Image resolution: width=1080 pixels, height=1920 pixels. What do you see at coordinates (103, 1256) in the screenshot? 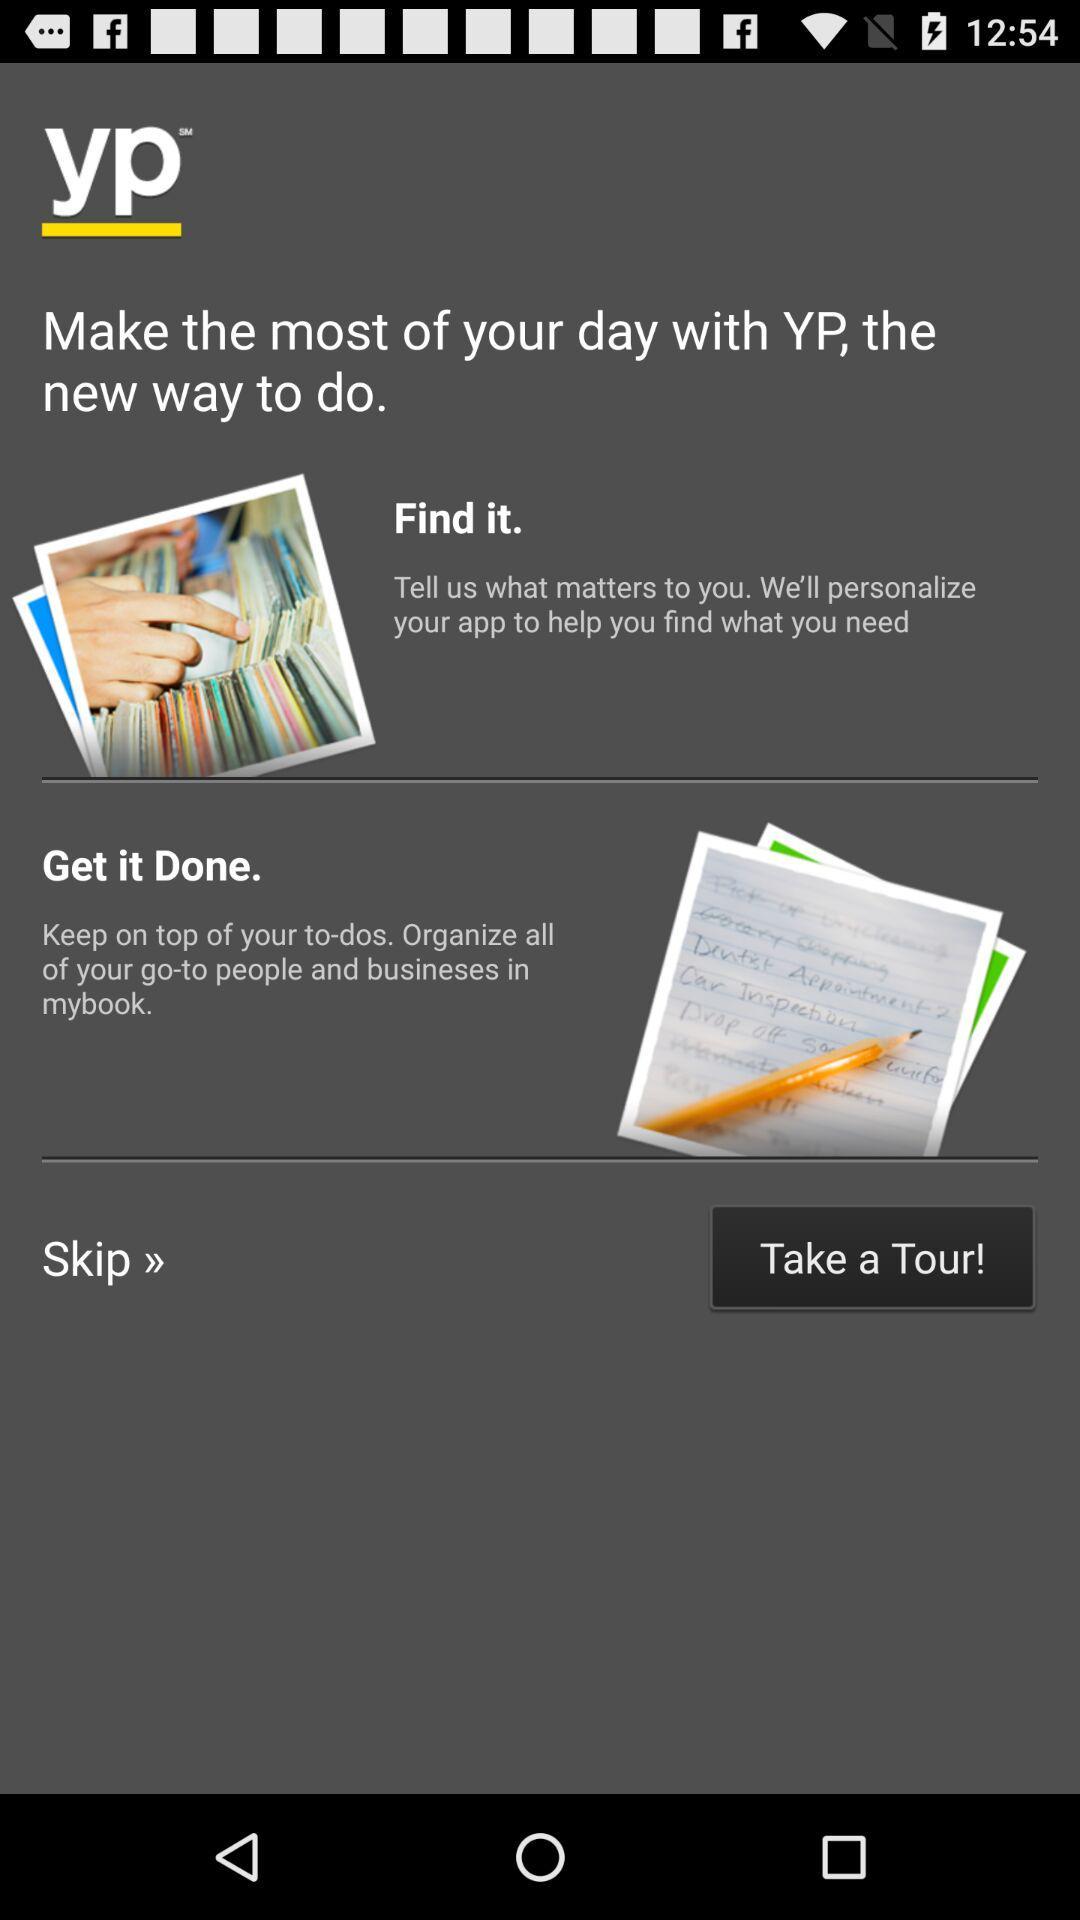
I see `icon next to take a tour! button` at bounding box center [103, 1256].